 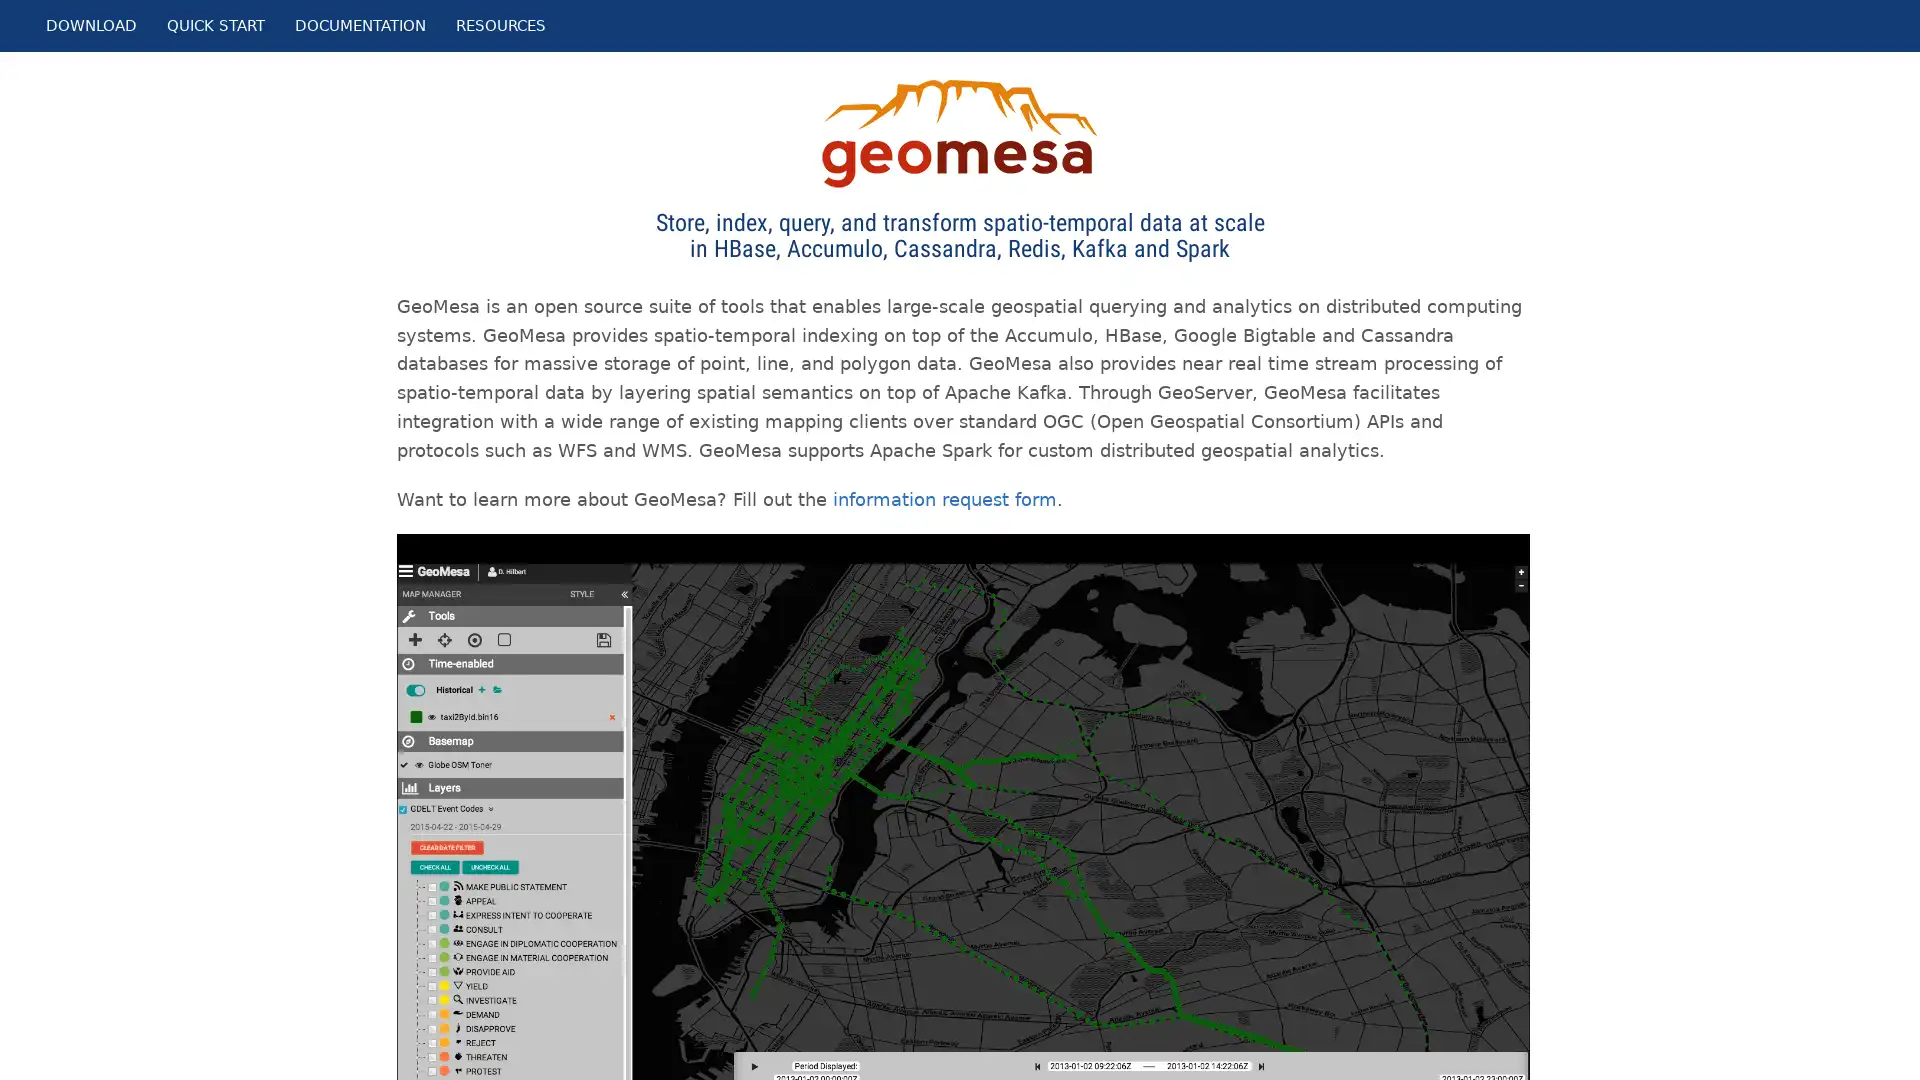 I want to click on QUICK START, so click(x=216, y=26).